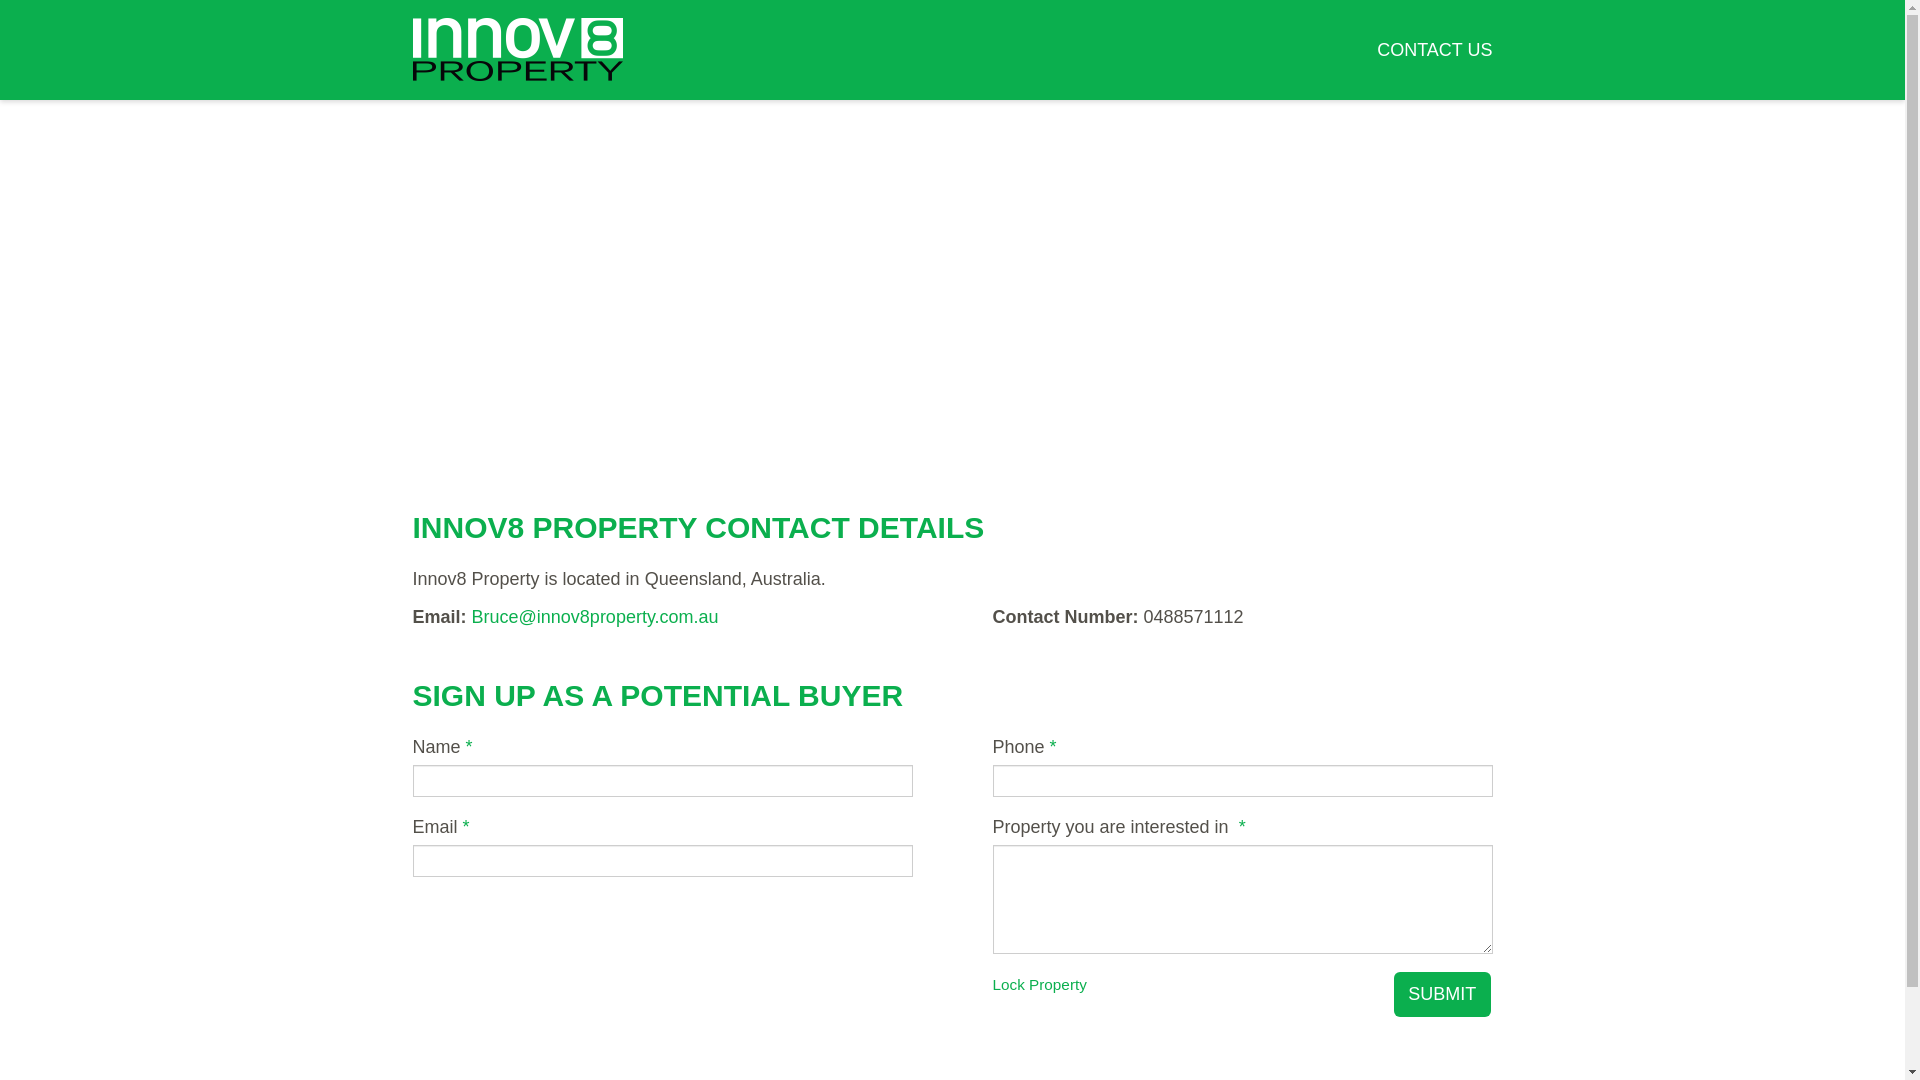 This screenshot has height=1080, width=1920. I want to click on 'Lock Property', so click(1038, 983).